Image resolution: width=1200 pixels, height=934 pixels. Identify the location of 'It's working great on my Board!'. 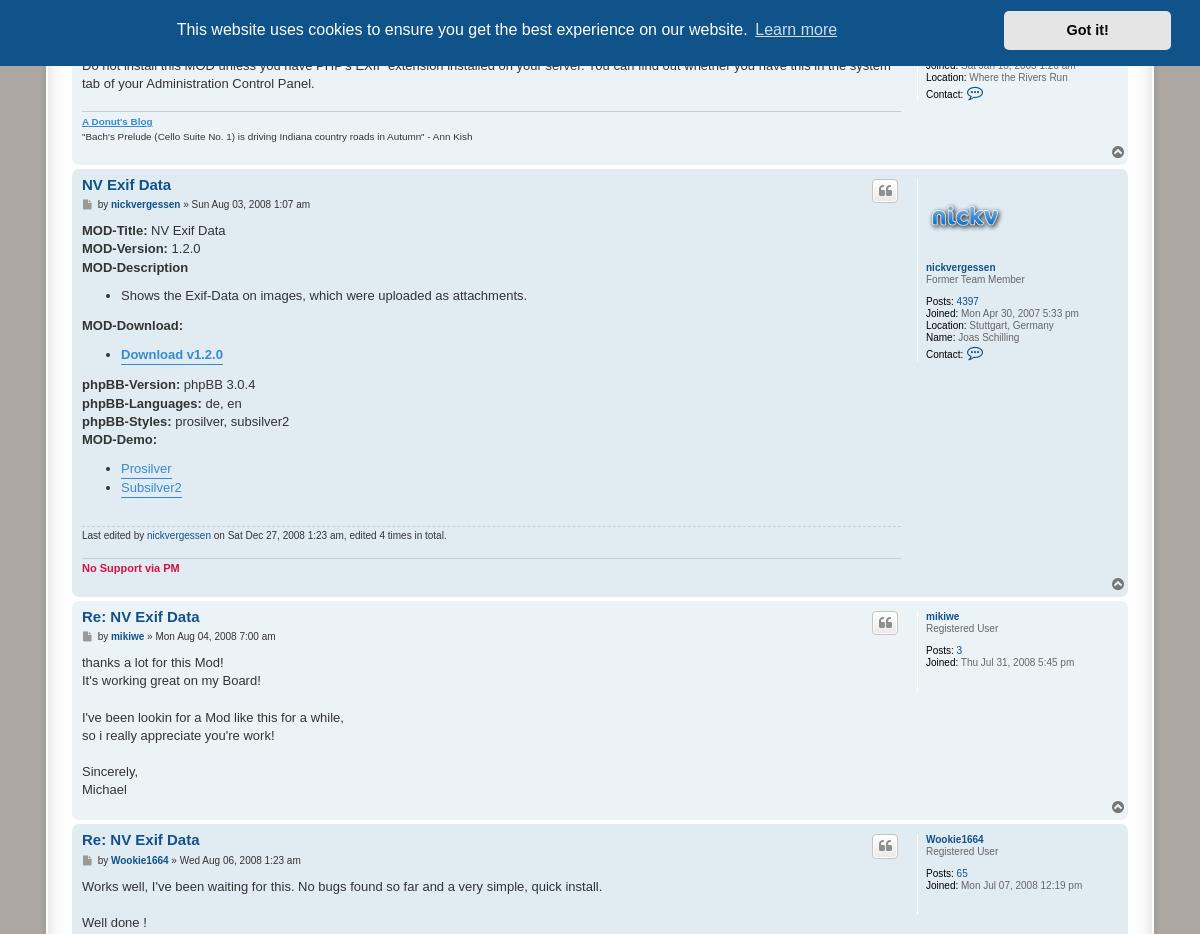
(169, 679).